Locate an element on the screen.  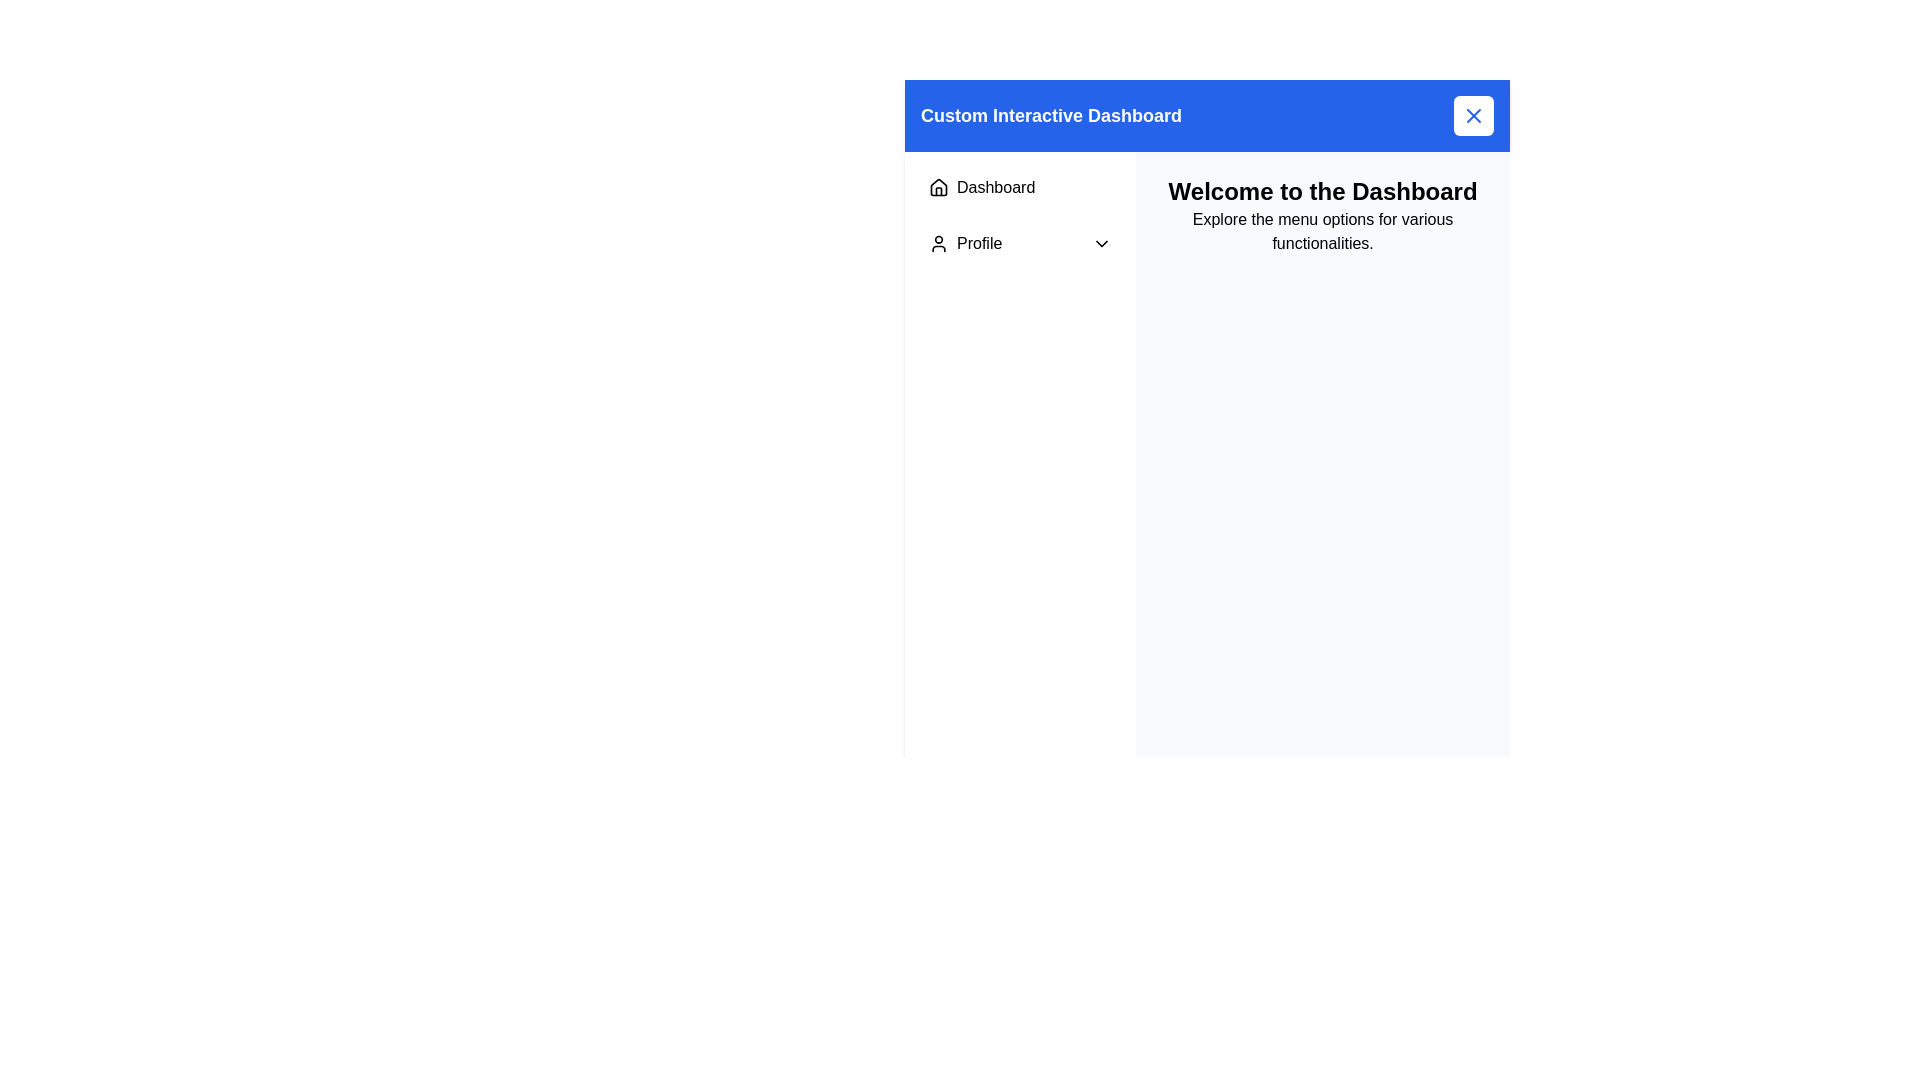
the 'Profile' navigation menu item, which features a user icon and is located below the 'Dashboard' entry in the vertical sidebar is located at coordinates (965, 242).